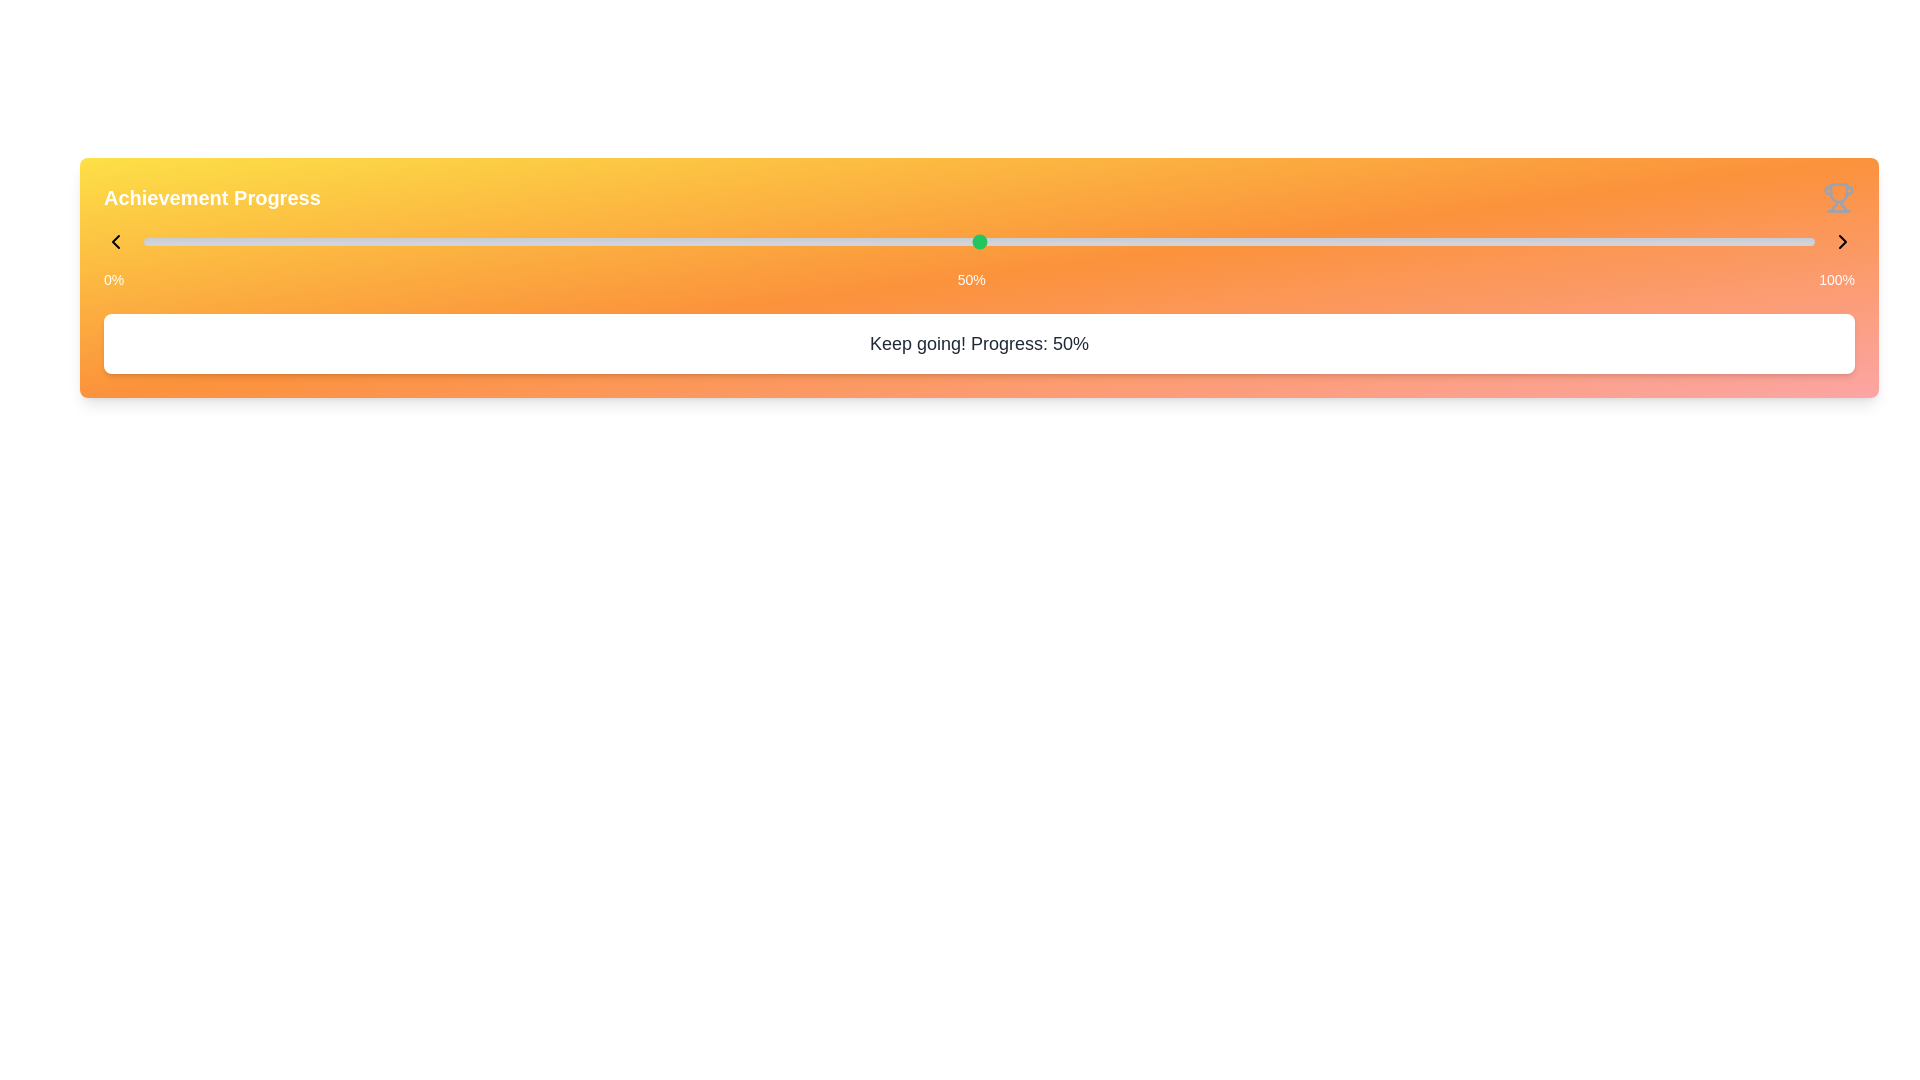 The height and width of the screenshot is (1080, 1920). Describe the element at coordinates (971, 280) in the screenshot. I see `the progress label indicating 50% in the progress-related interface, which is centrally positioned between '0%' and '100%'` at that location.